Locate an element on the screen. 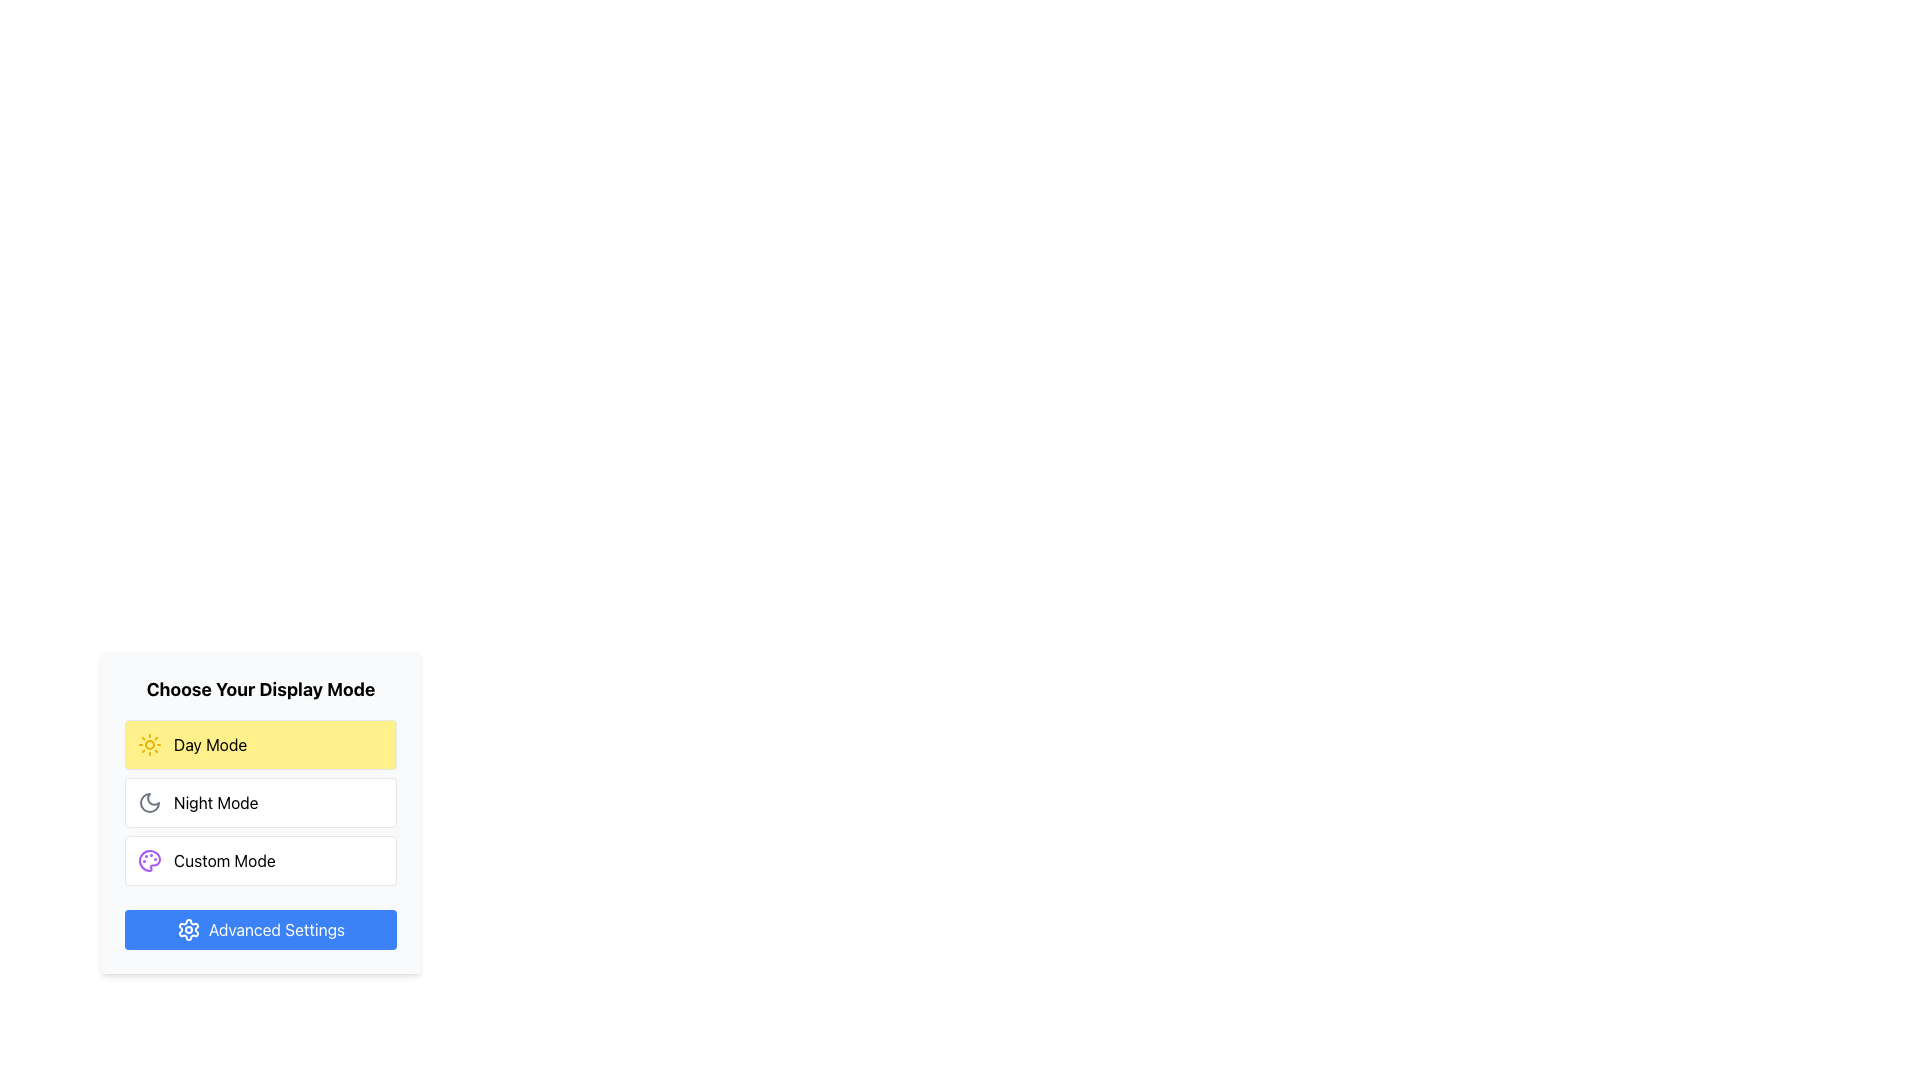 The height and width of the screenshot is (1080, 1920). the circular sun icon located within the 'Day Mode' button, which is positioned near the top of the display mode selection interface is located at coordinates (148, 744).